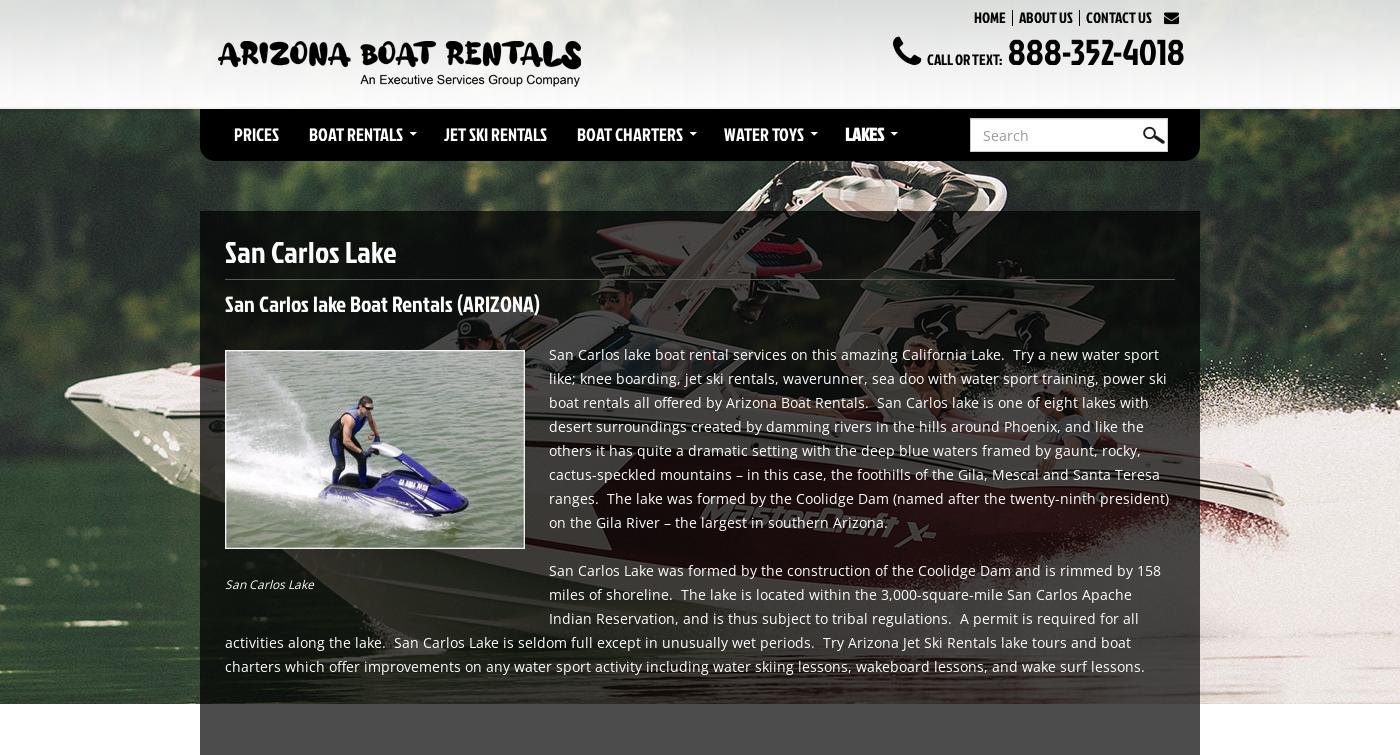  What do you see at coordinates (964, 59) in the screenshot?
I see `'Call or Text:'` at bounding box center [964, 59].